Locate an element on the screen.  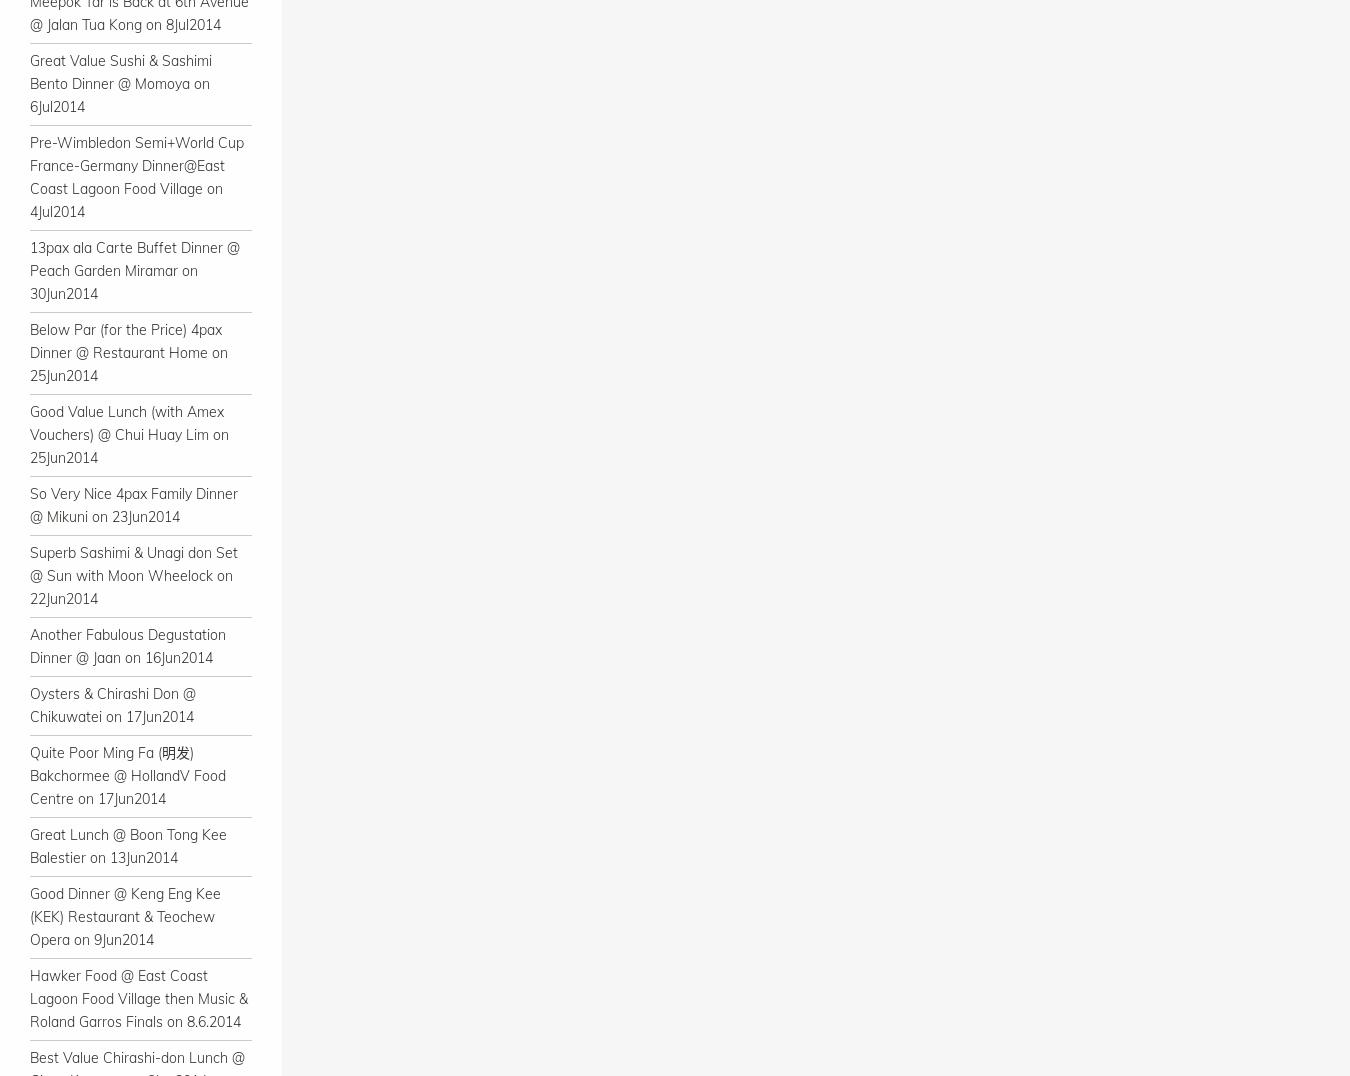
'Pre-Wimbledon Semi+World Cup France-Germany Dinner@East Coast Lagoon Food Village on 4Jul2014' is located at coordinates (137, 177).